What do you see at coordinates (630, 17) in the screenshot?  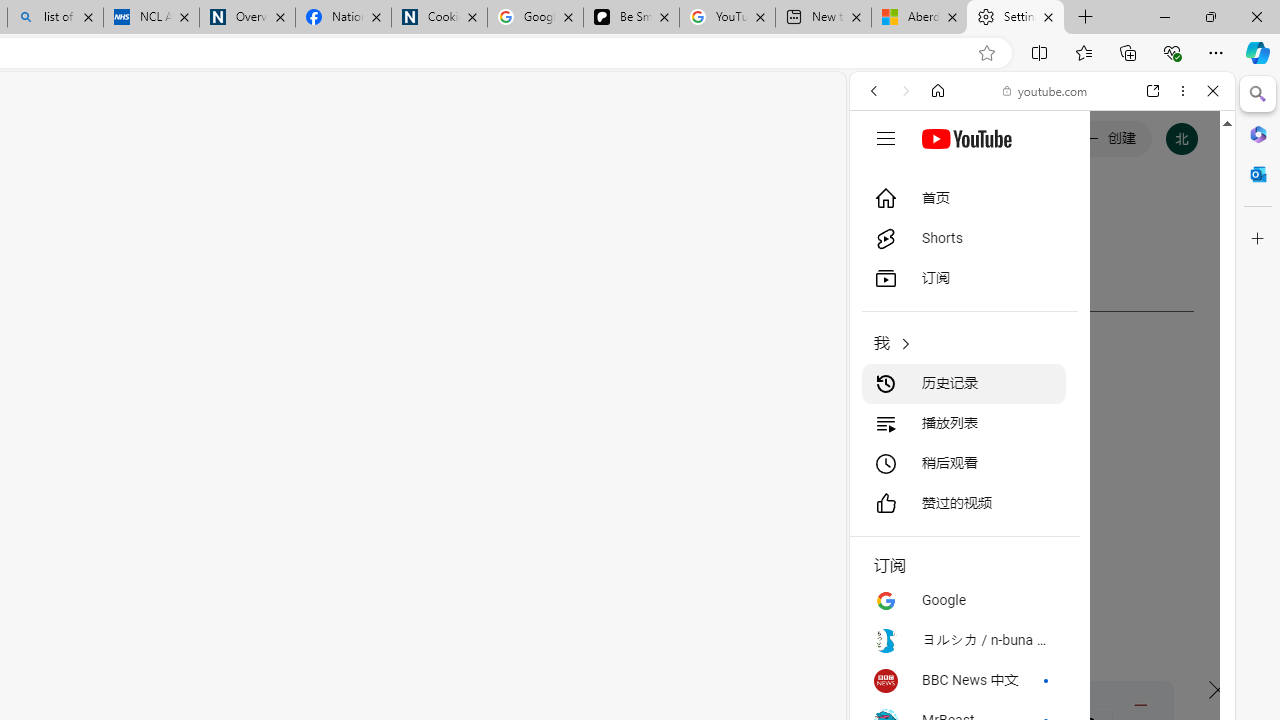 I see `'Be Smart | creating Science videos | Patreon'` at bounding box center [630, 17].